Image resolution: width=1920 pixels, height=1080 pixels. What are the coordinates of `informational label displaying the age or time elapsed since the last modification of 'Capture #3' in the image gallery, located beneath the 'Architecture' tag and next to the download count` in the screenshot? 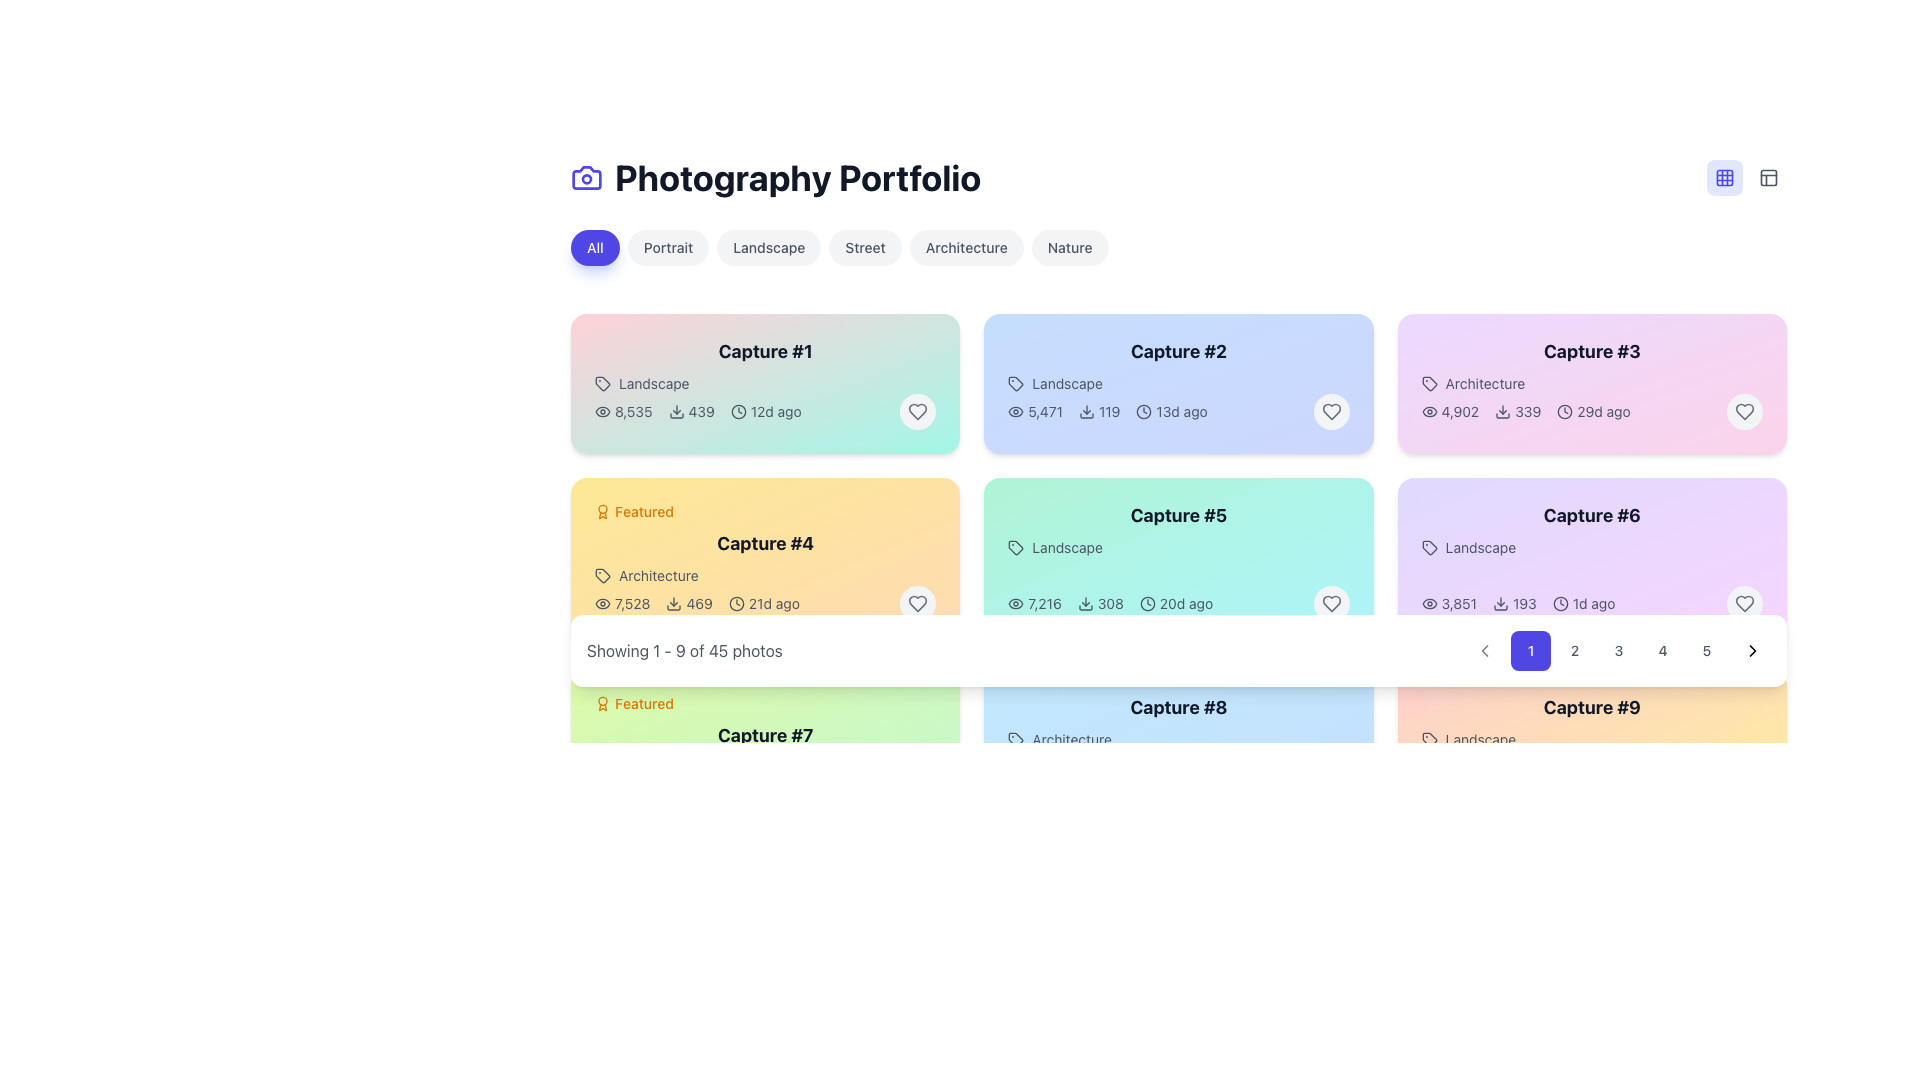 It's located at (1592, 411).